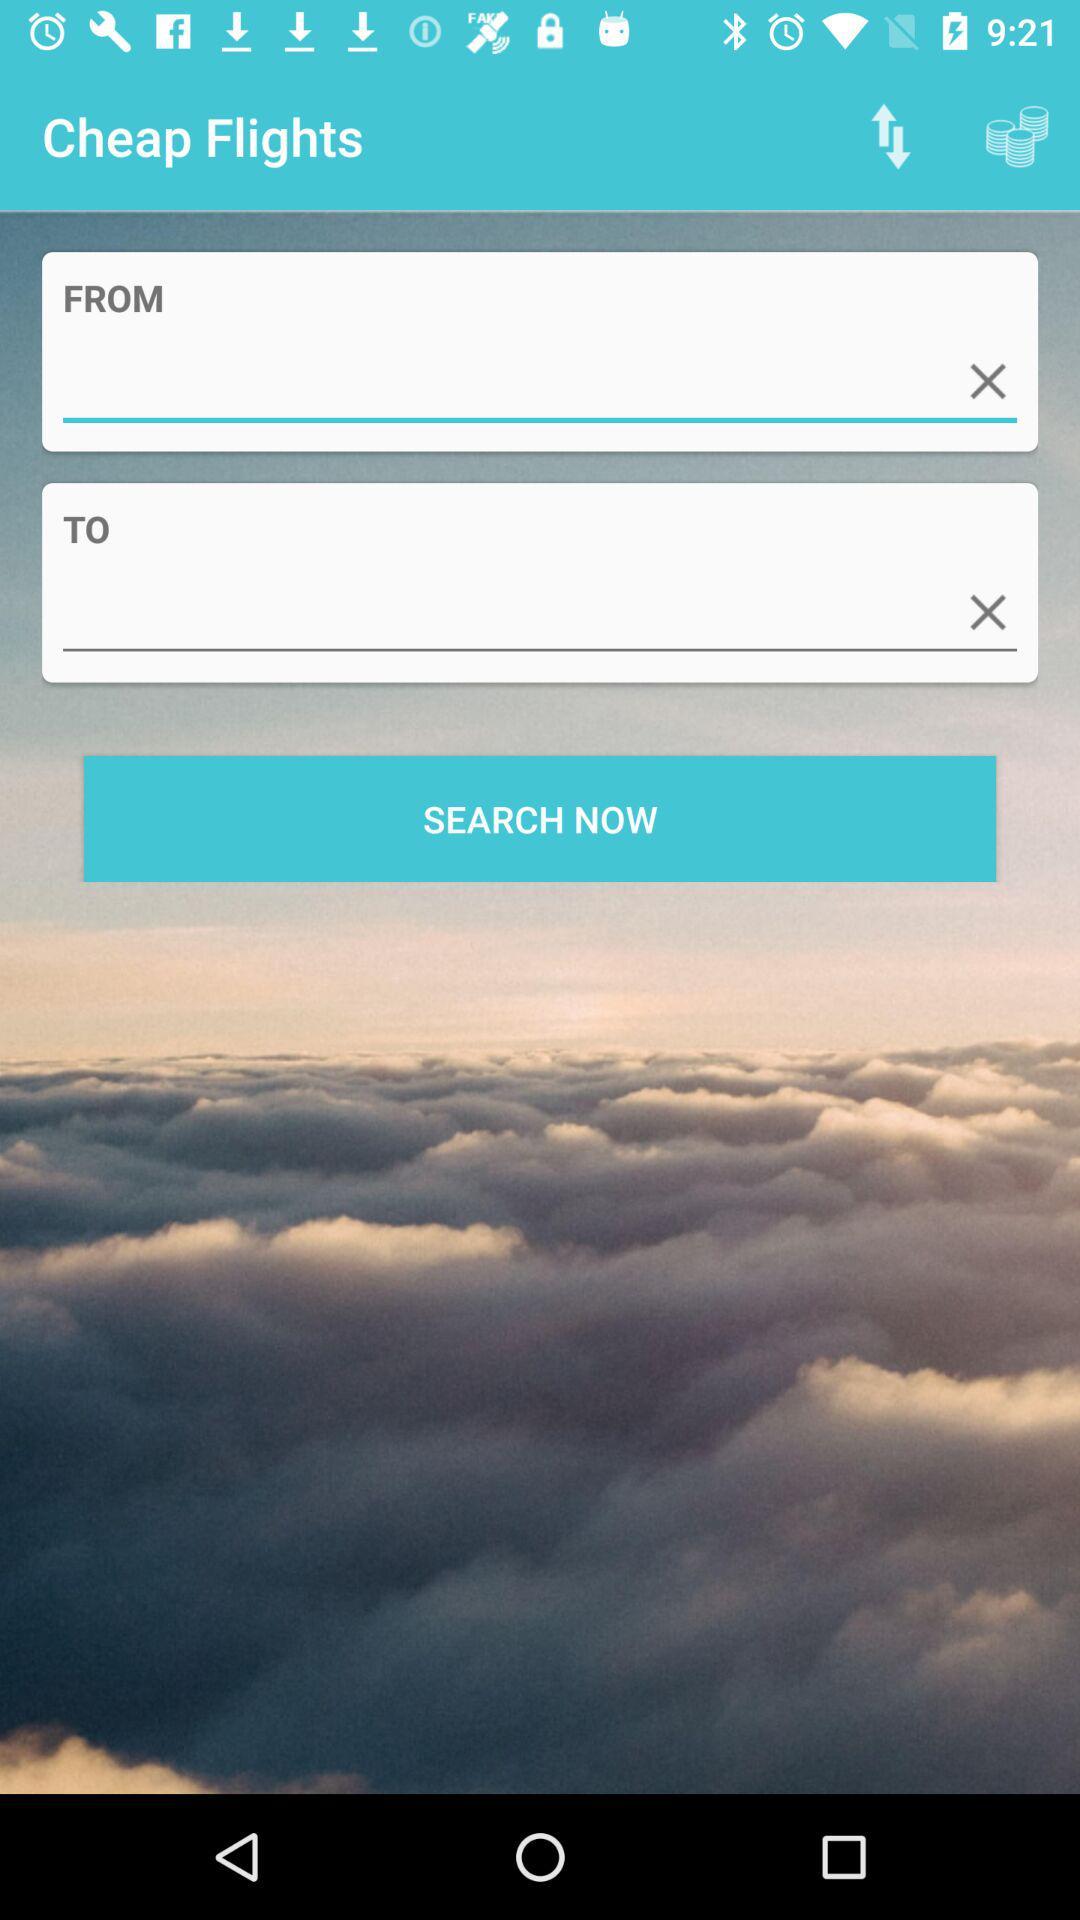 The height and width of the screenshot is (1920, 1080). Describe the element at coordinates (540, 611) in the screenshot. I see `icon above search now` at that location.